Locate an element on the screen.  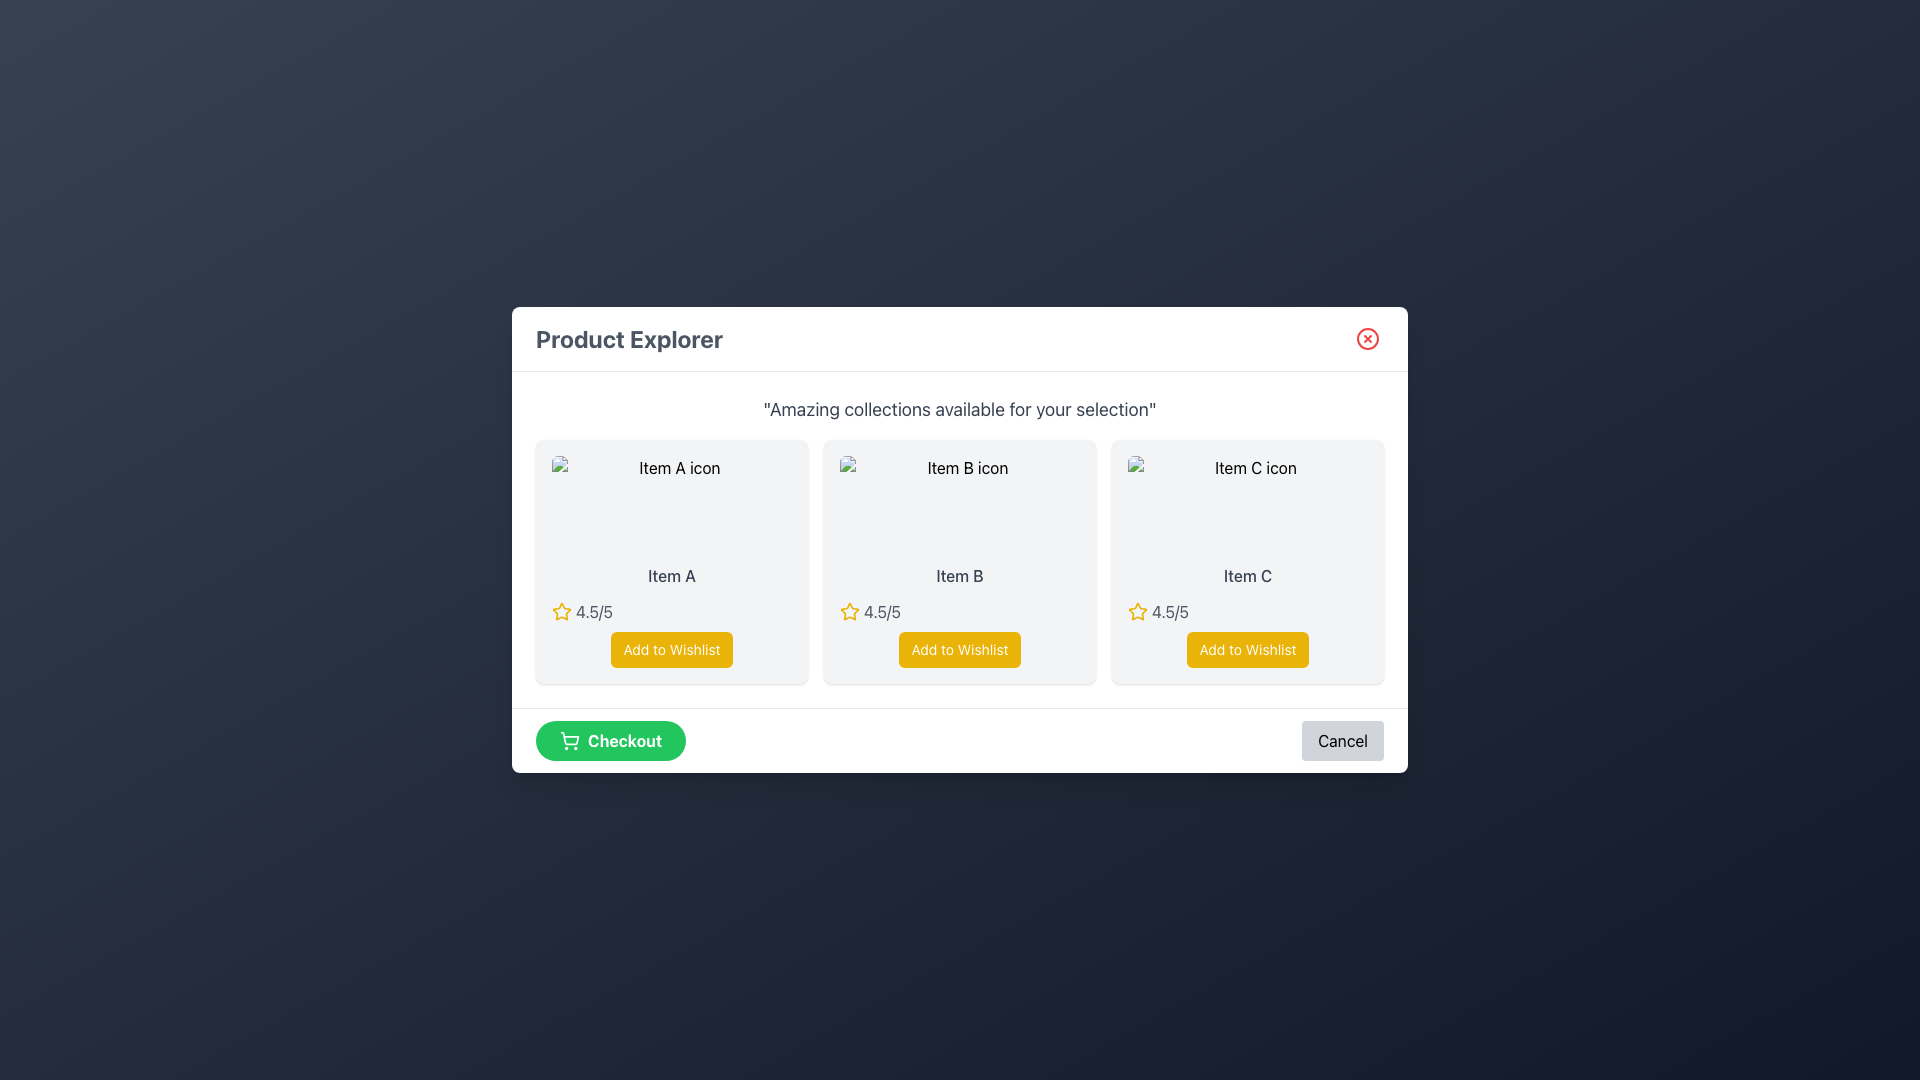
the close button for the Product Explorer section, which is located at the far right of the header containing the text 'Product Explorer' is located at coordinates (1367, 338).